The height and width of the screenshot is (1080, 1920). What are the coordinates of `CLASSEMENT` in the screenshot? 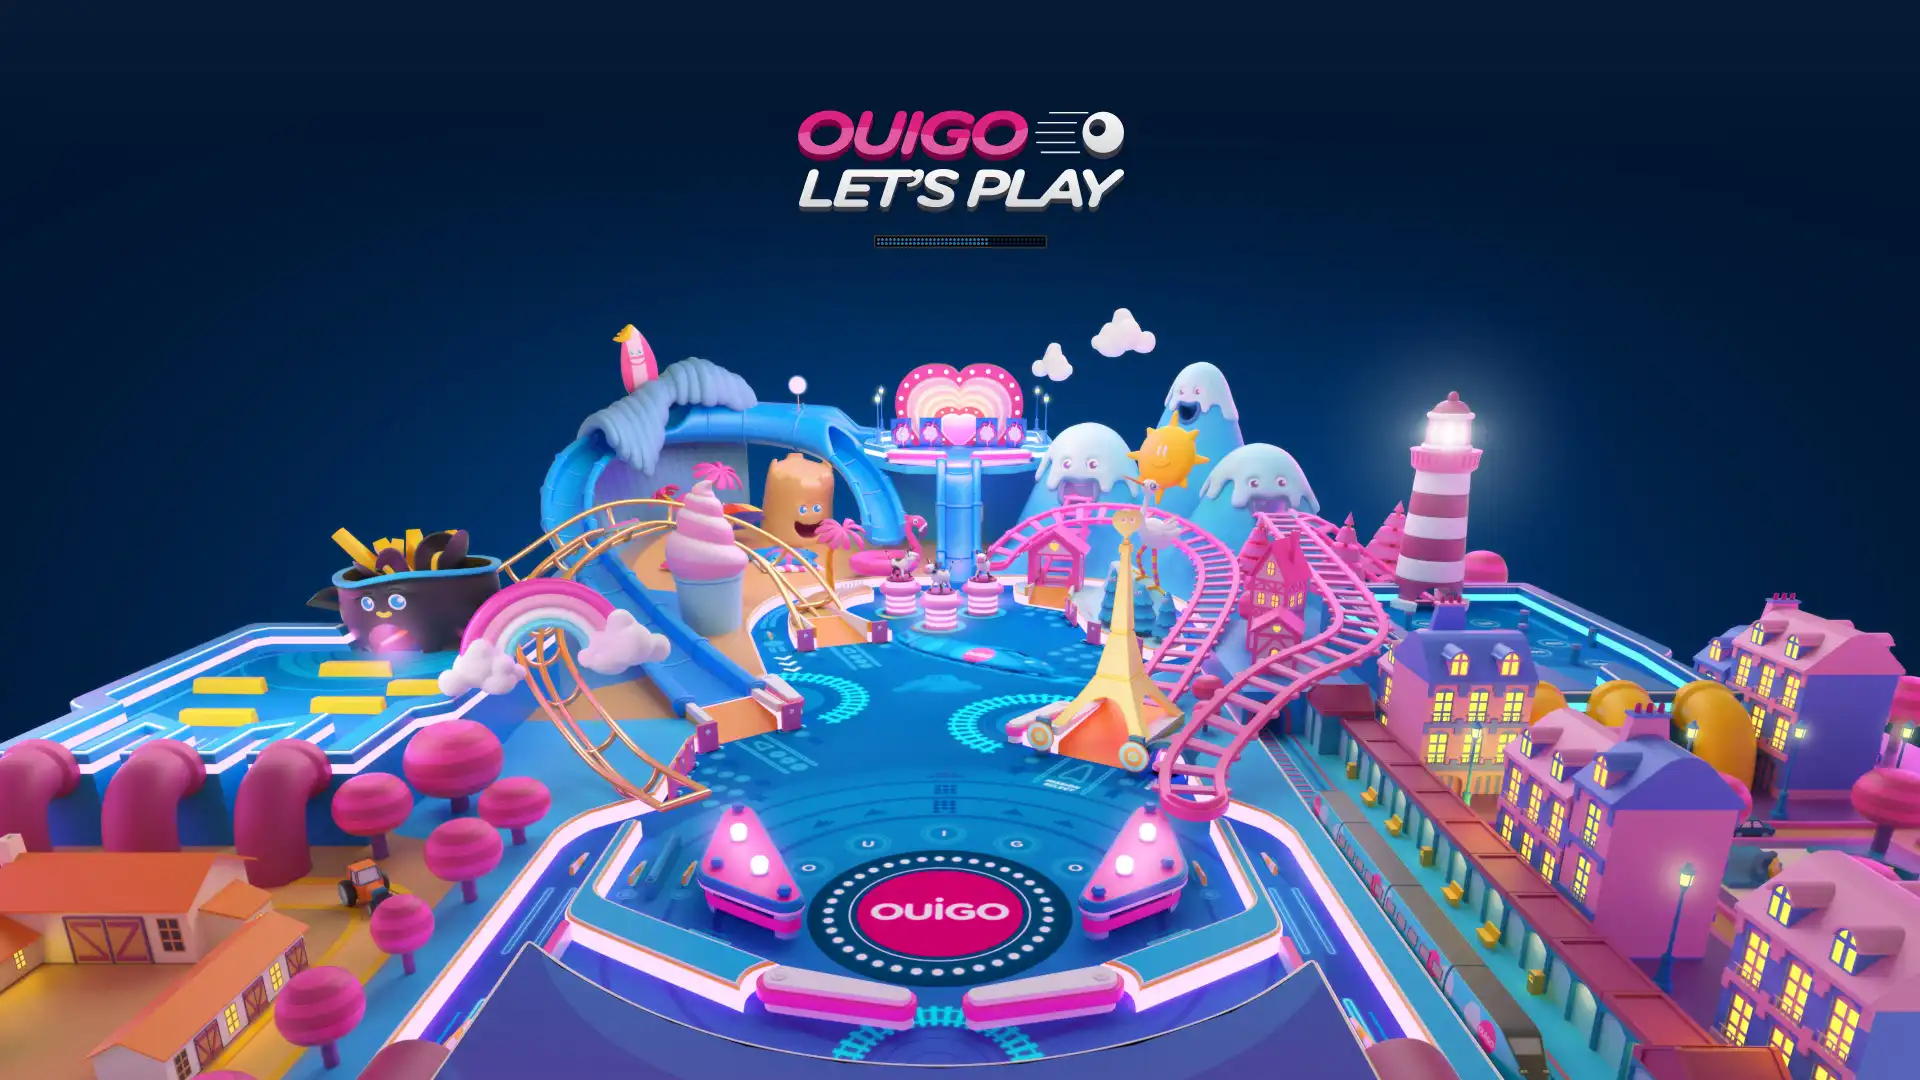 It's located at (960, 1050).